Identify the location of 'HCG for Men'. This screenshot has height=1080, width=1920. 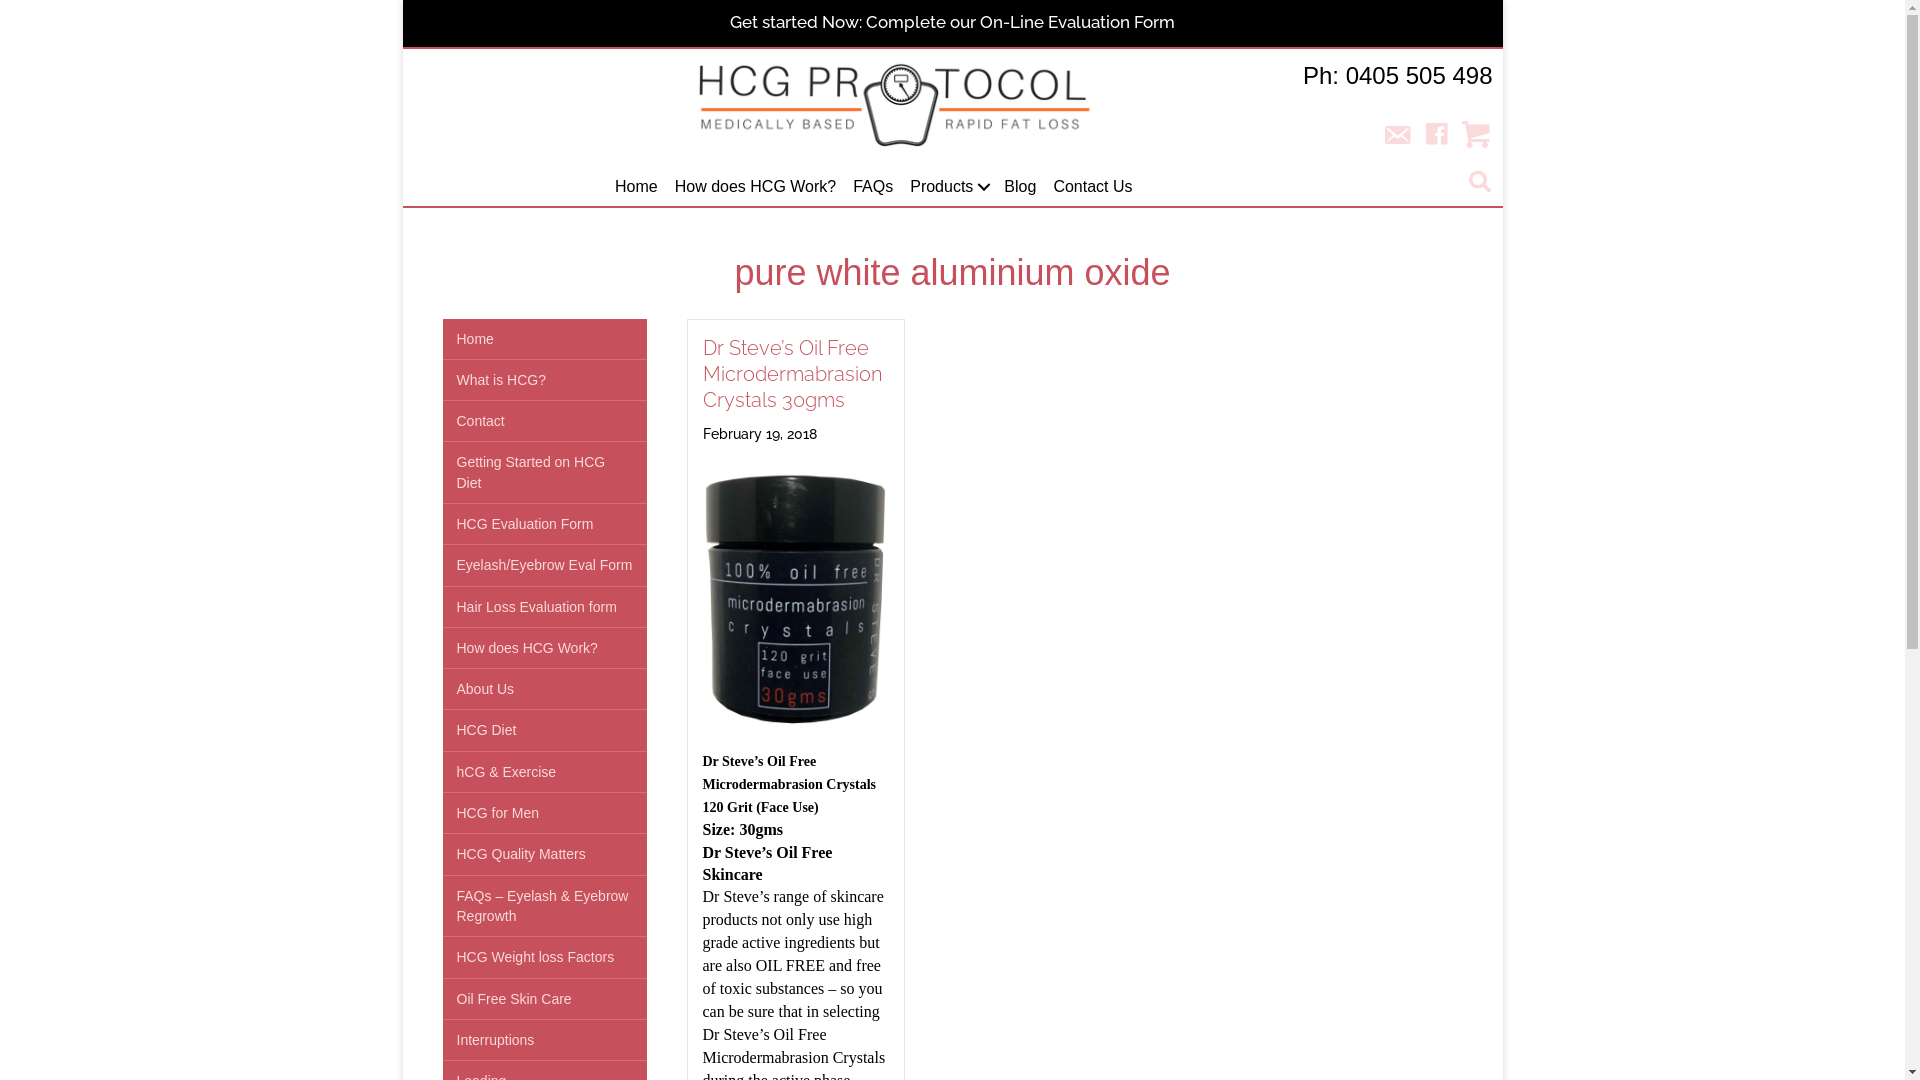
(440, 813).